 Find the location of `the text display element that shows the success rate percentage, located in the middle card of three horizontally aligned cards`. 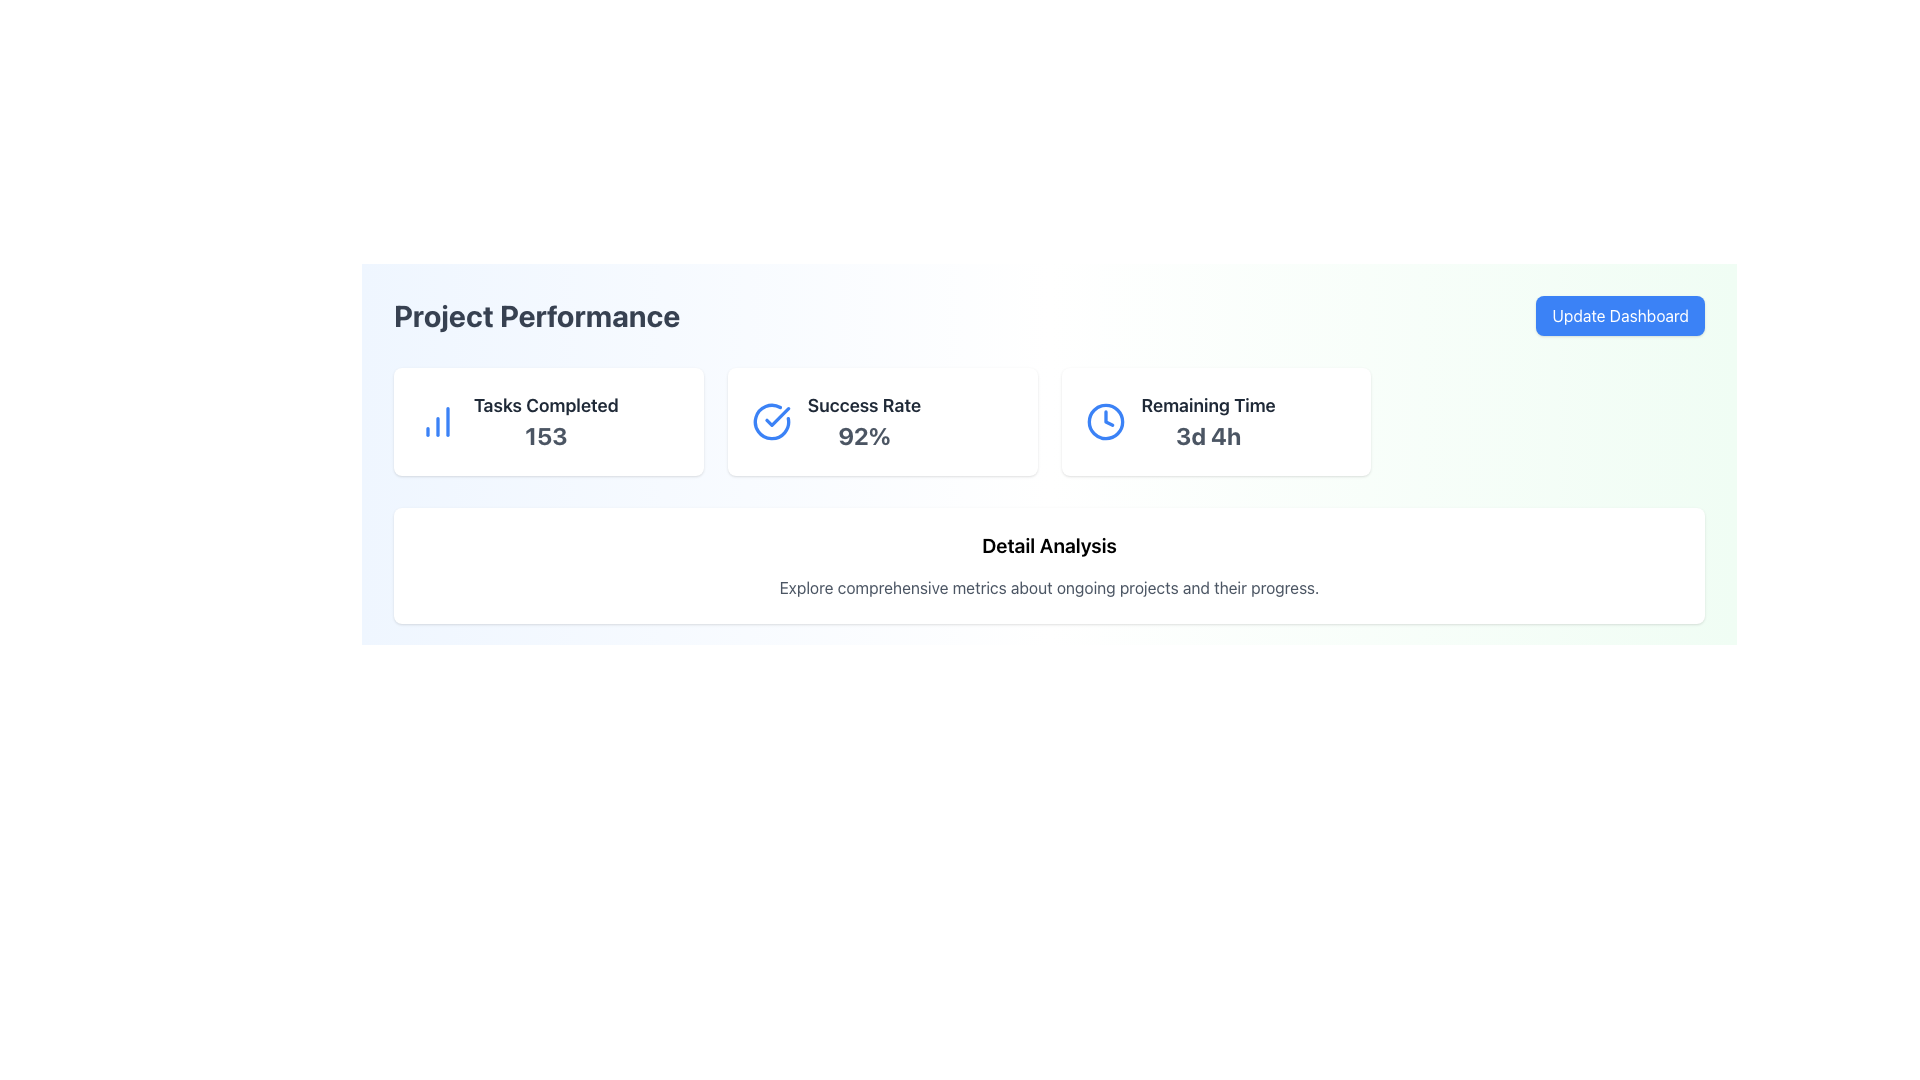

the text display element that shows the success rate percentage, located in the middle card of three horizontally aligned cards is located at coordinates (864, 420).